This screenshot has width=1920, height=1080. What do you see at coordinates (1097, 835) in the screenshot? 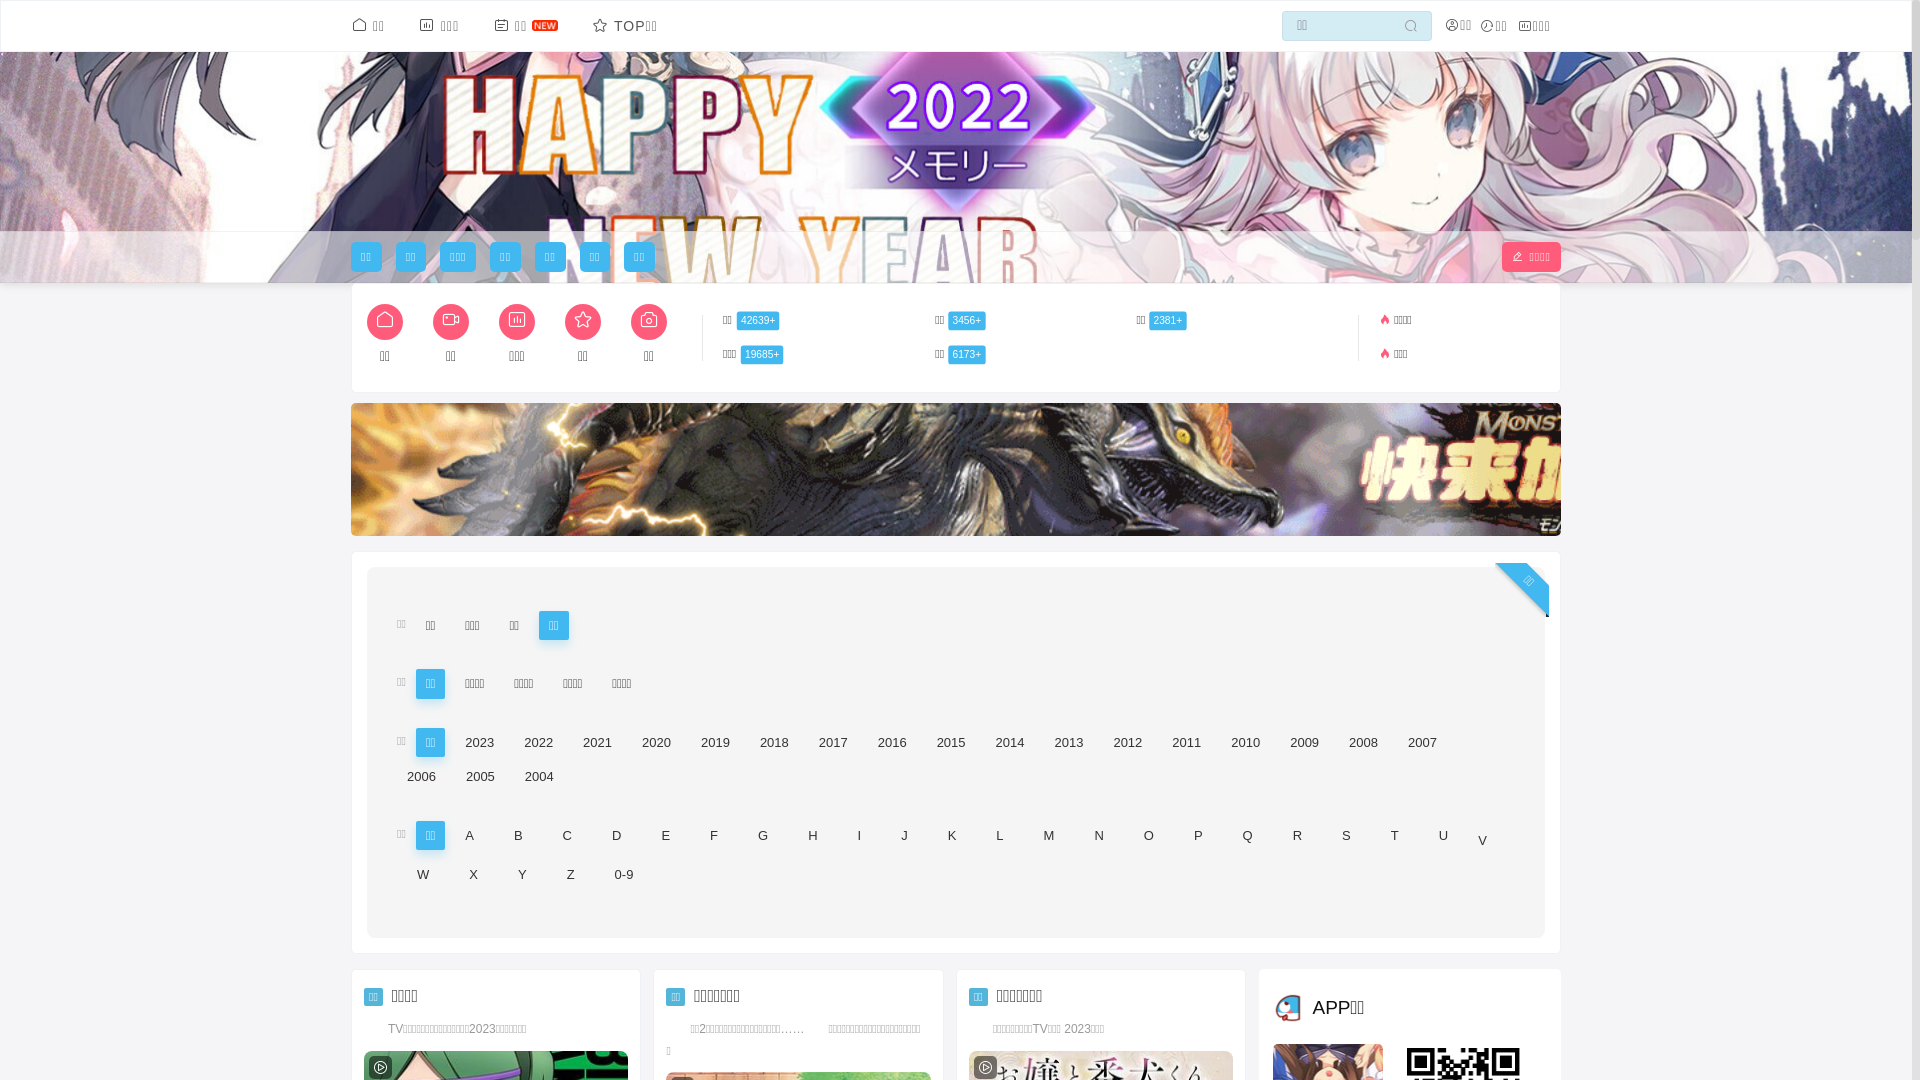
I see `'N'` at bounding box center [1097, 835].